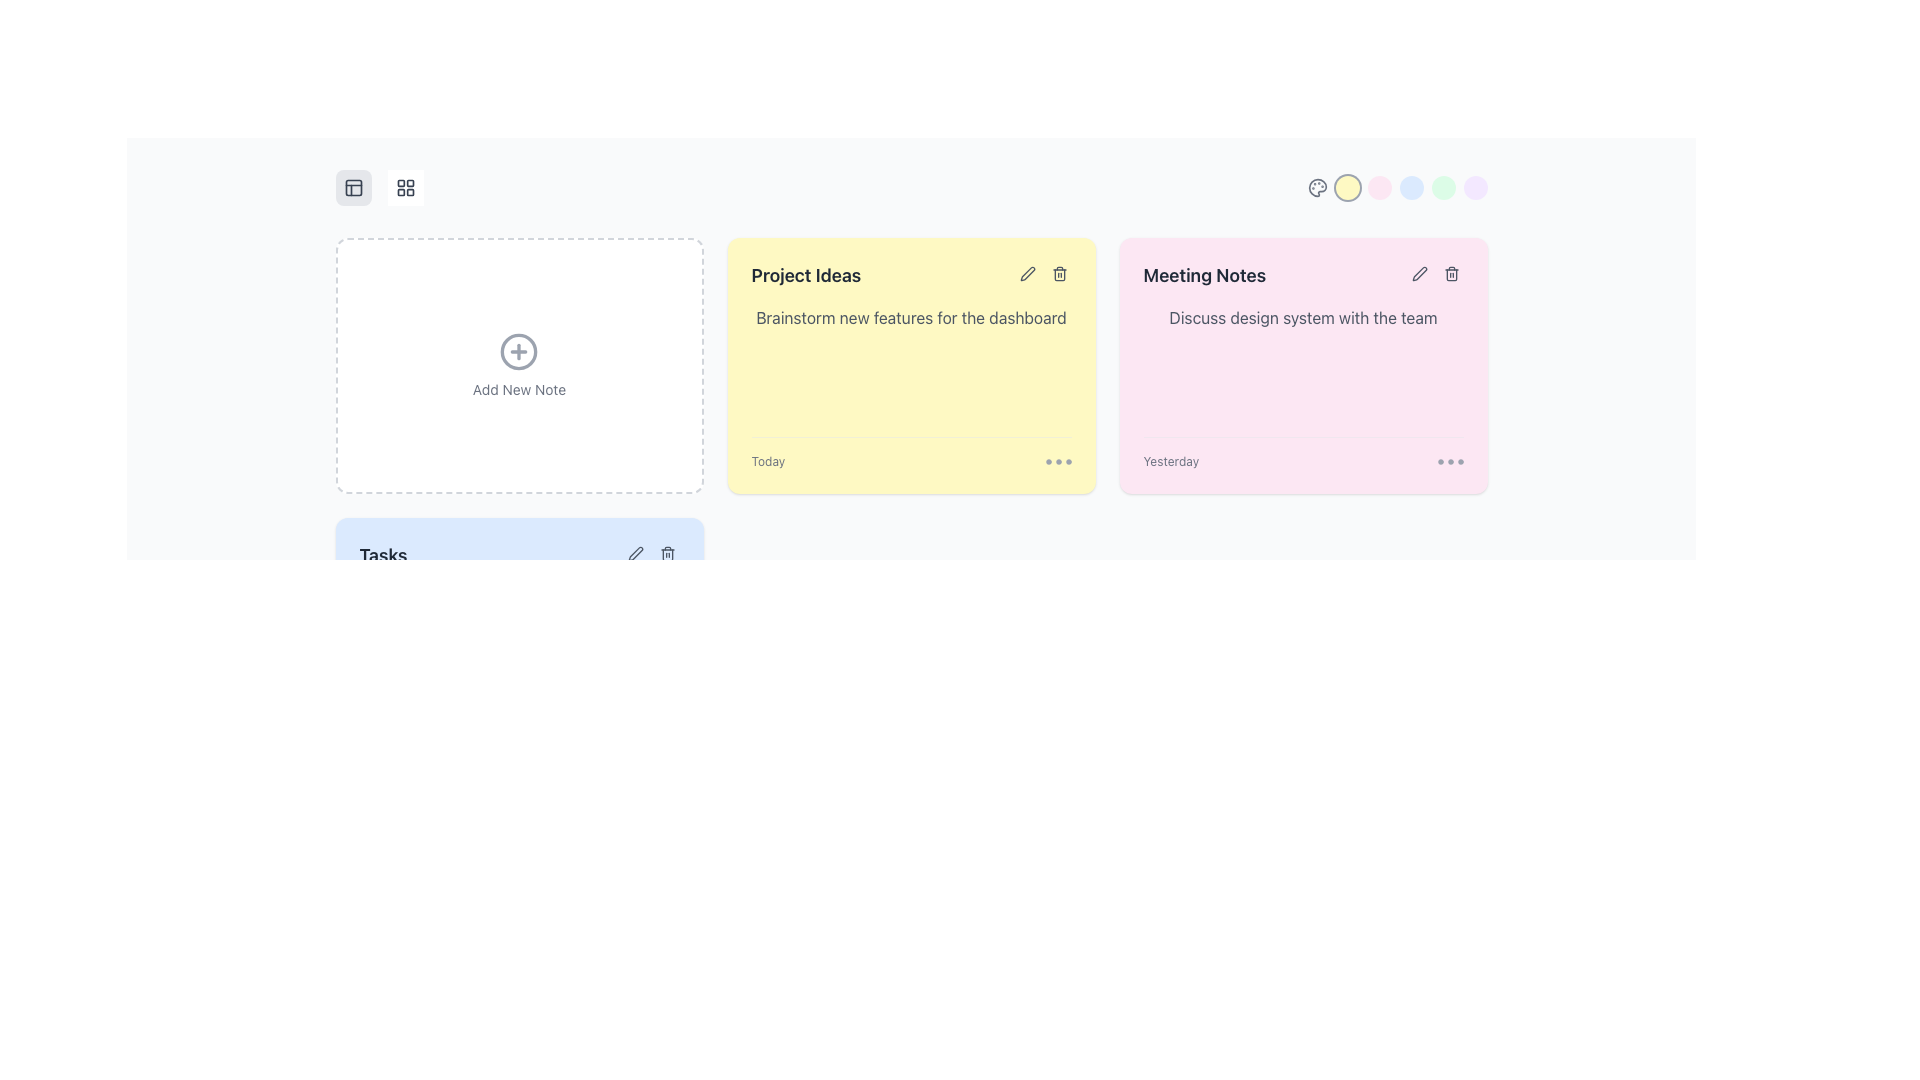  What do you see at coordinates (767, 462) in the screenshot?
I see `the 'Today' text label, which is a small light gray text element located at the left side of the bottom section of the 'Project Ideas' yellow card` at bounding box center [767, 462].